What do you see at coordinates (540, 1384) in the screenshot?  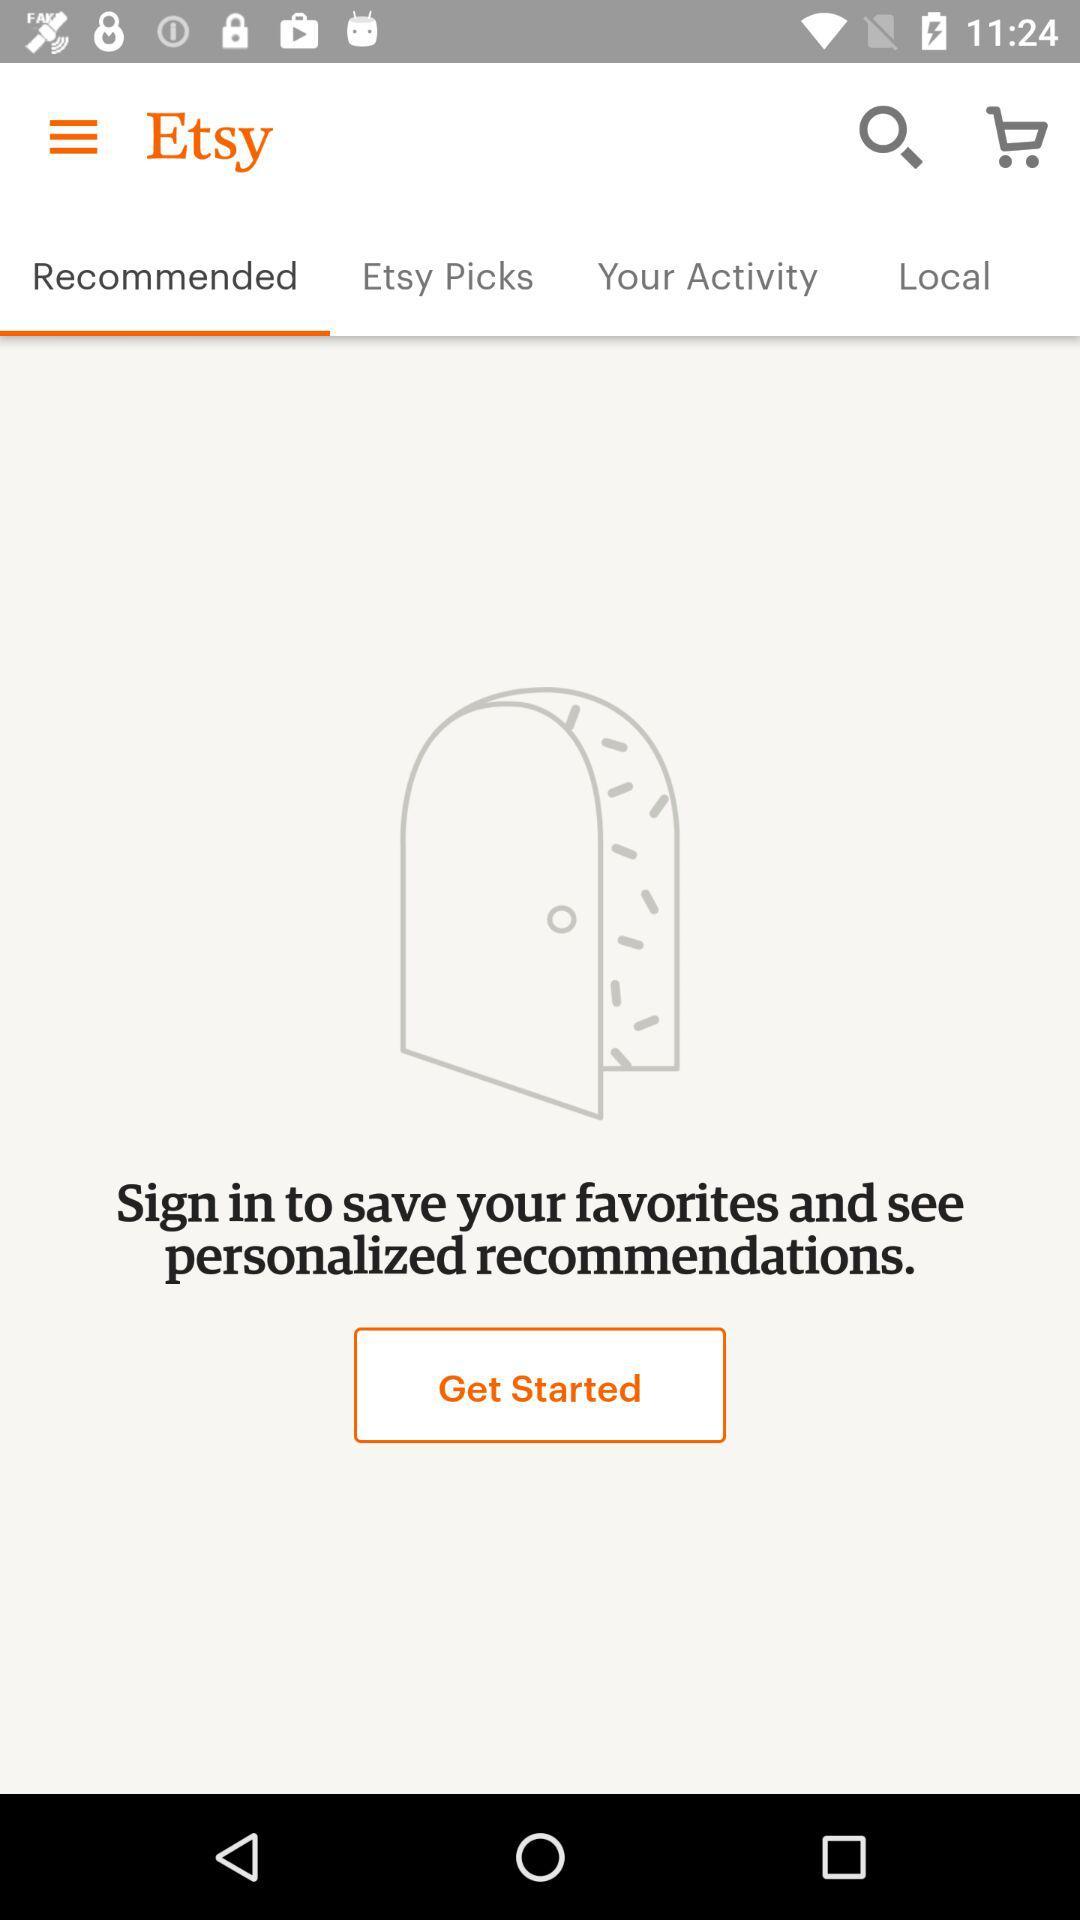 I see `the item below sign in to` at bounding box center [540, 1384].